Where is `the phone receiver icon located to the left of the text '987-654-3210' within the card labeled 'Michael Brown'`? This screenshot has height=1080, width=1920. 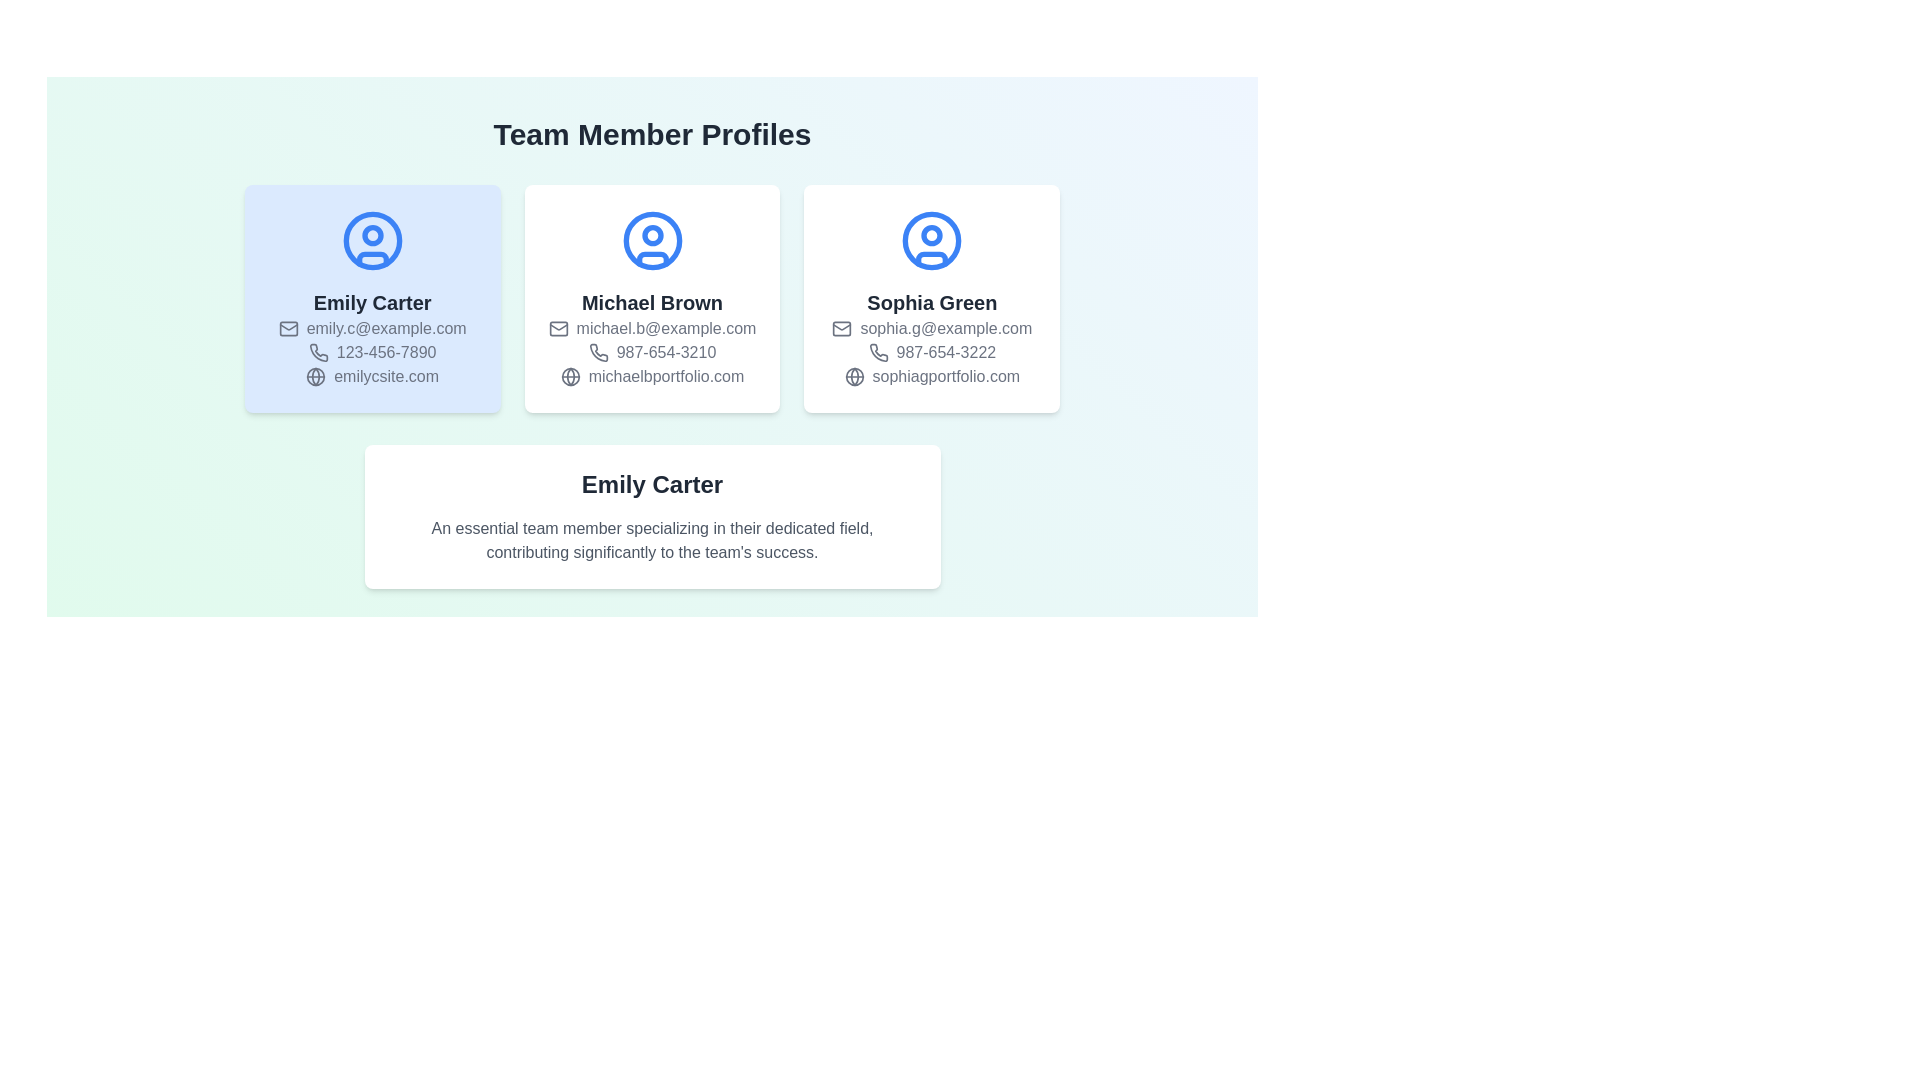
the phone receiver icon located to the left of the text '987-654-3210' within the card labeled 'Michael Brown' is located at coordinates (597, 352).